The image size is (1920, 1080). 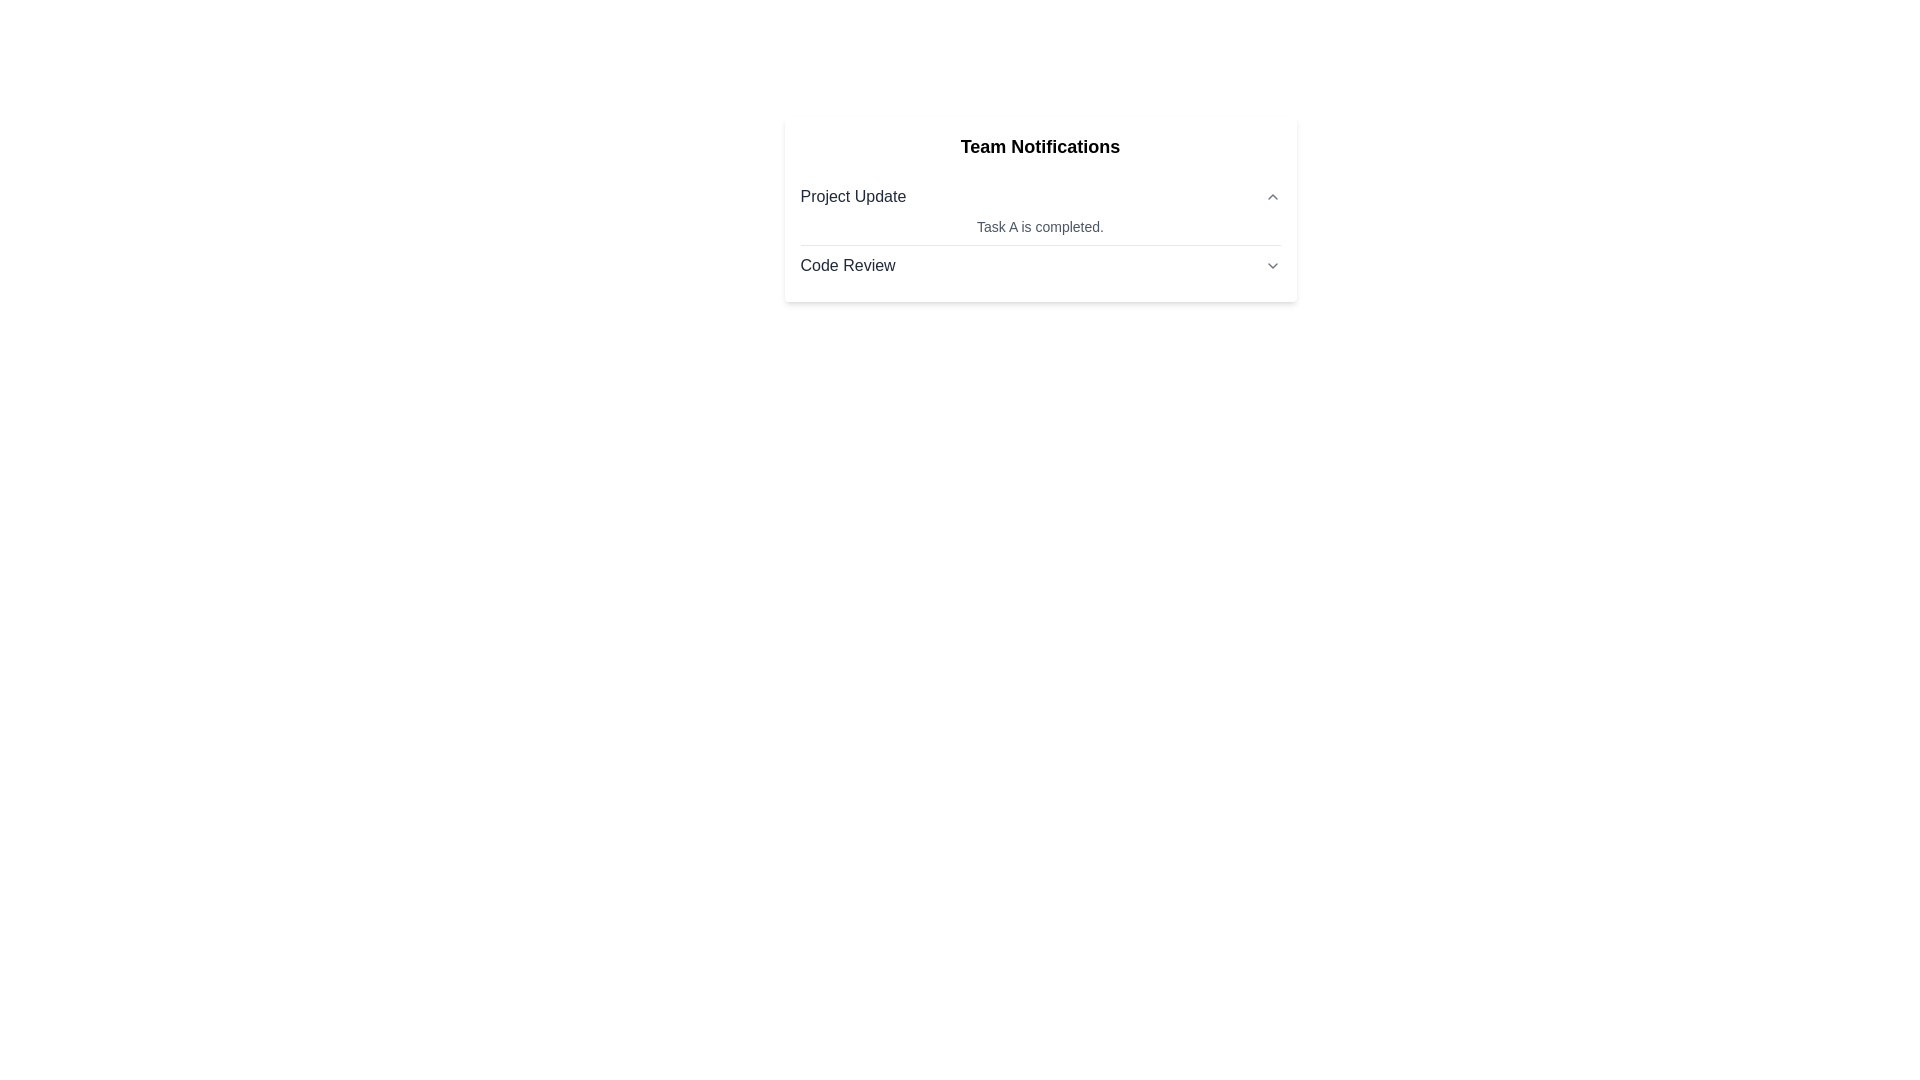 I want to click on the 'Code Review' dropdown button located in the 'Team Notifications' section, so click(x=1040, y=265).